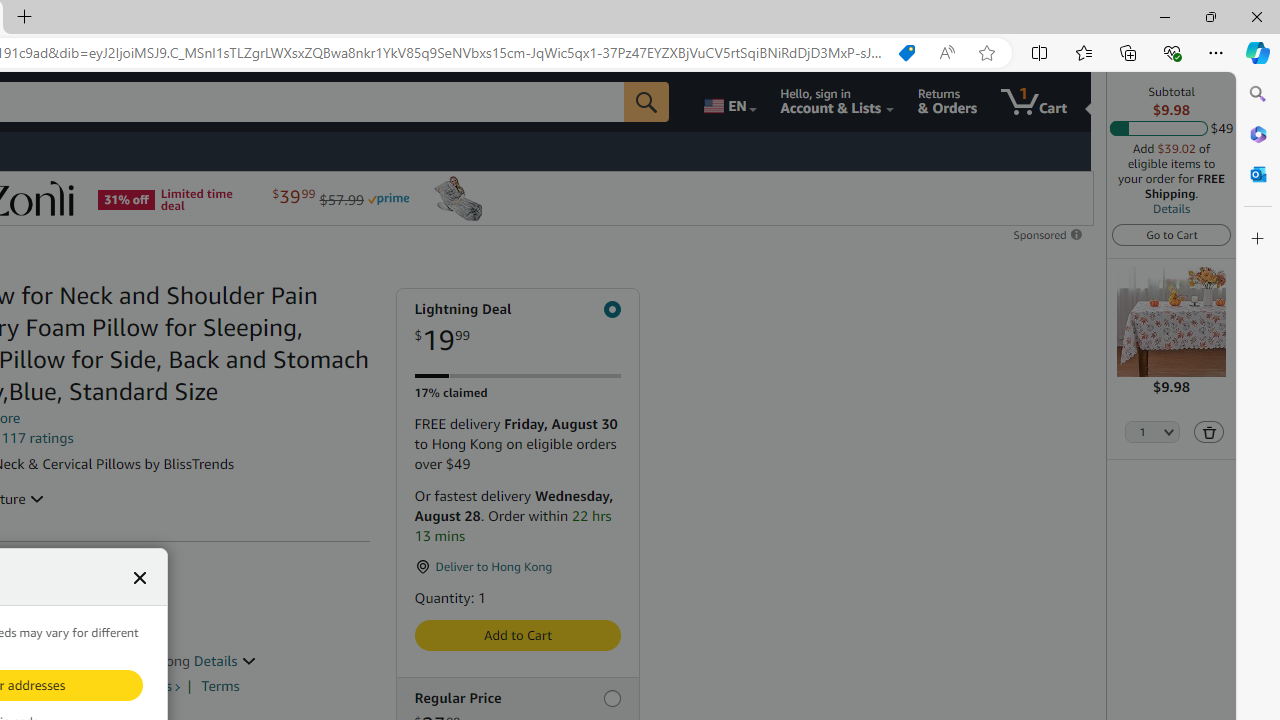  What do you see at coordinates (1034, 101) in the screenshot?
I see `'1 item in cart'` at bounding box center [1034, 101].